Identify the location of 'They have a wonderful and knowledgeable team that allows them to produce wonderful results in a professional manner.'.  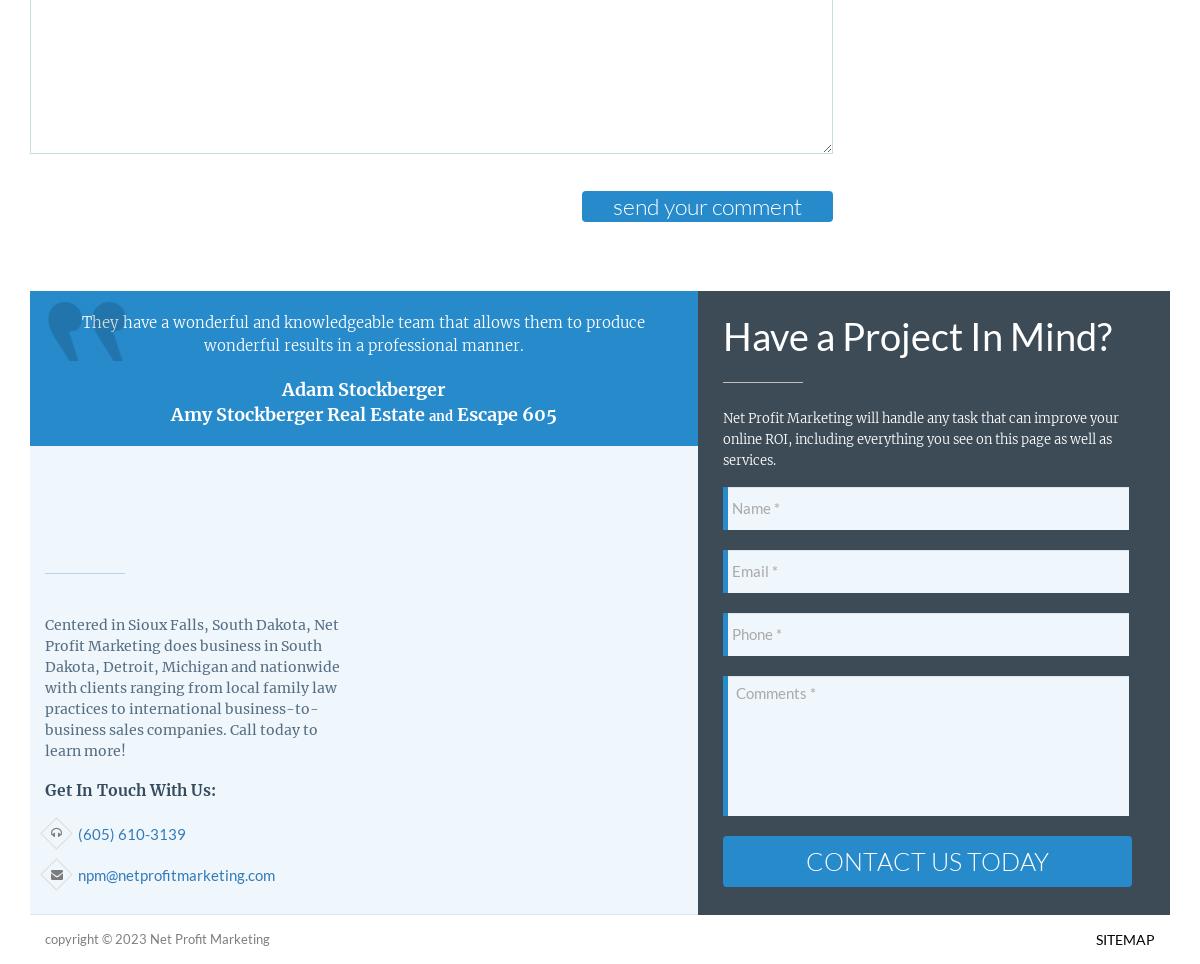
(363, 331).